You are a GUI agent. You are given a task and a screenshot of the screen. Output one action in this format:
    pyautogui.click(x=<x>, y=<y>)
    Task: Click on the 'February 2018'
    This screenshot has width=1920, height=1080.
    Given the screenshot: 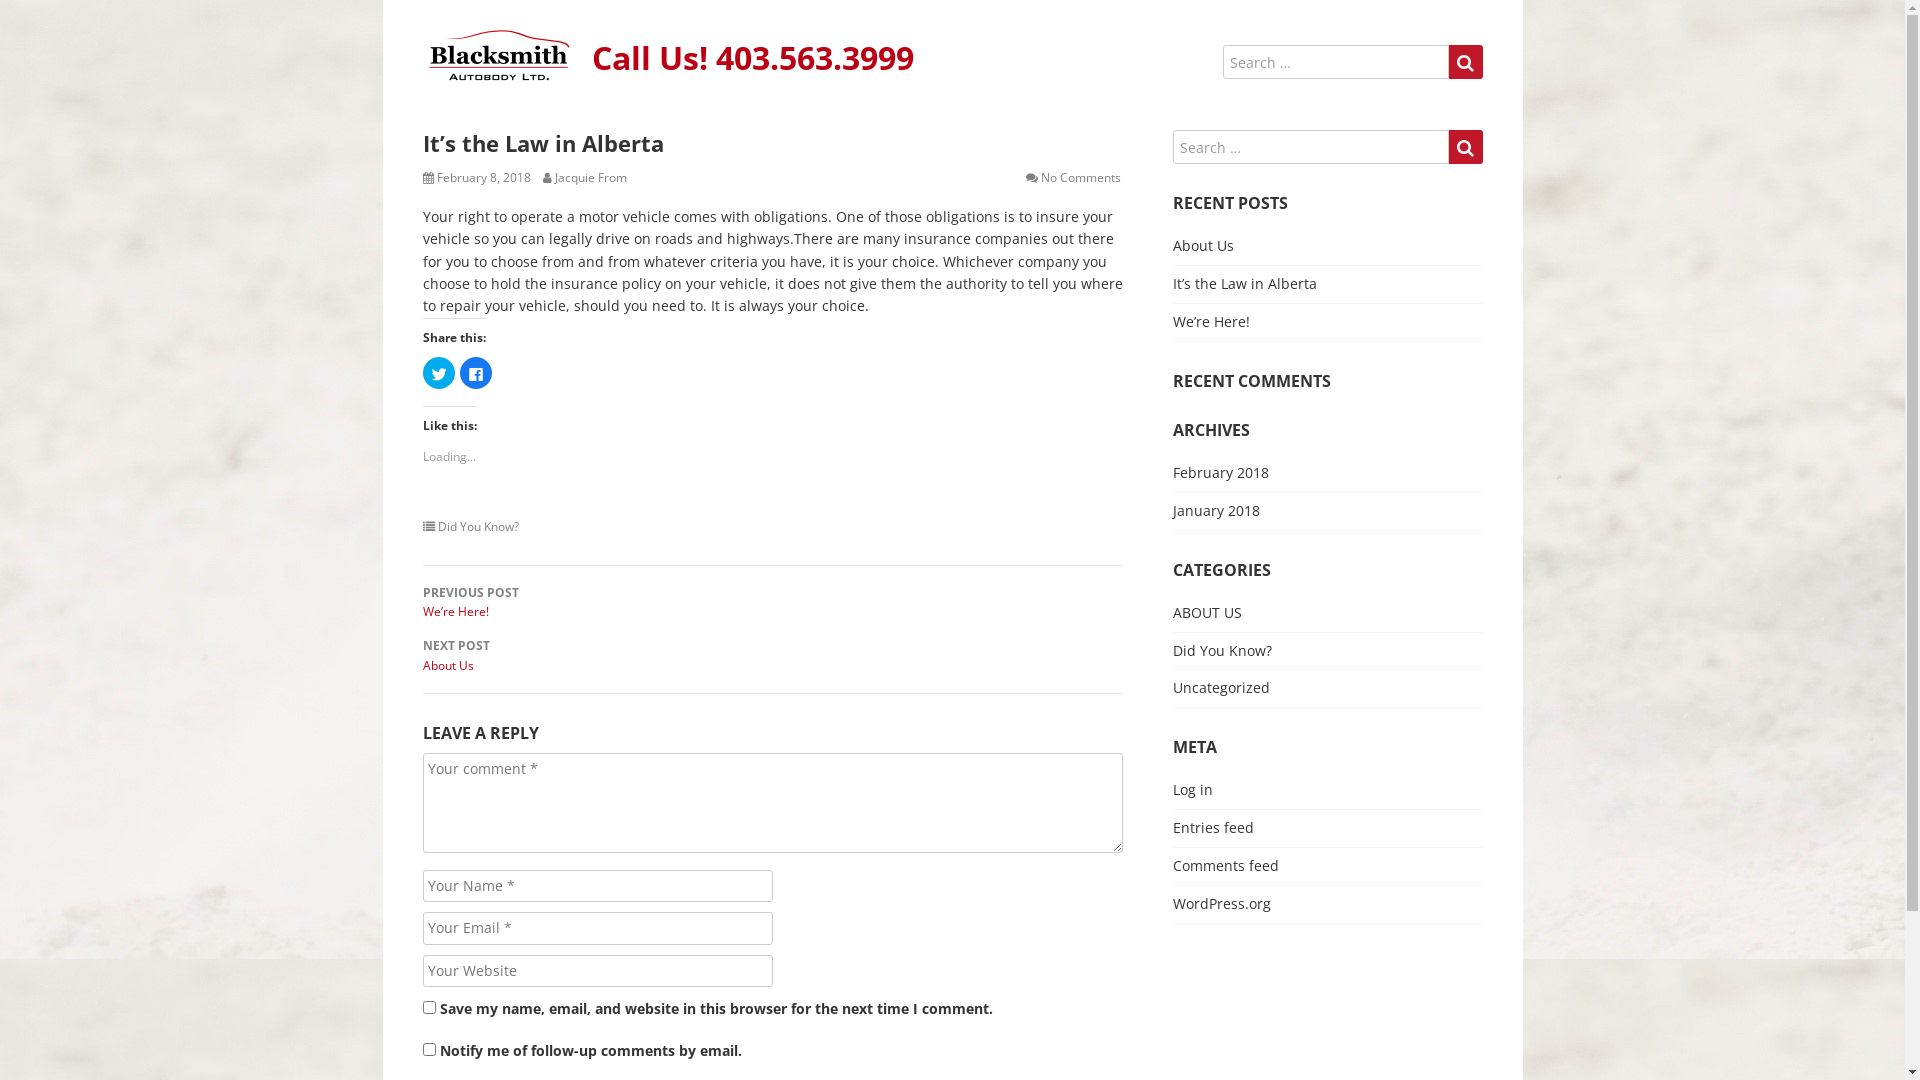 What is the action you would take?
    pyautogui.click(x=1218, y=472)
    